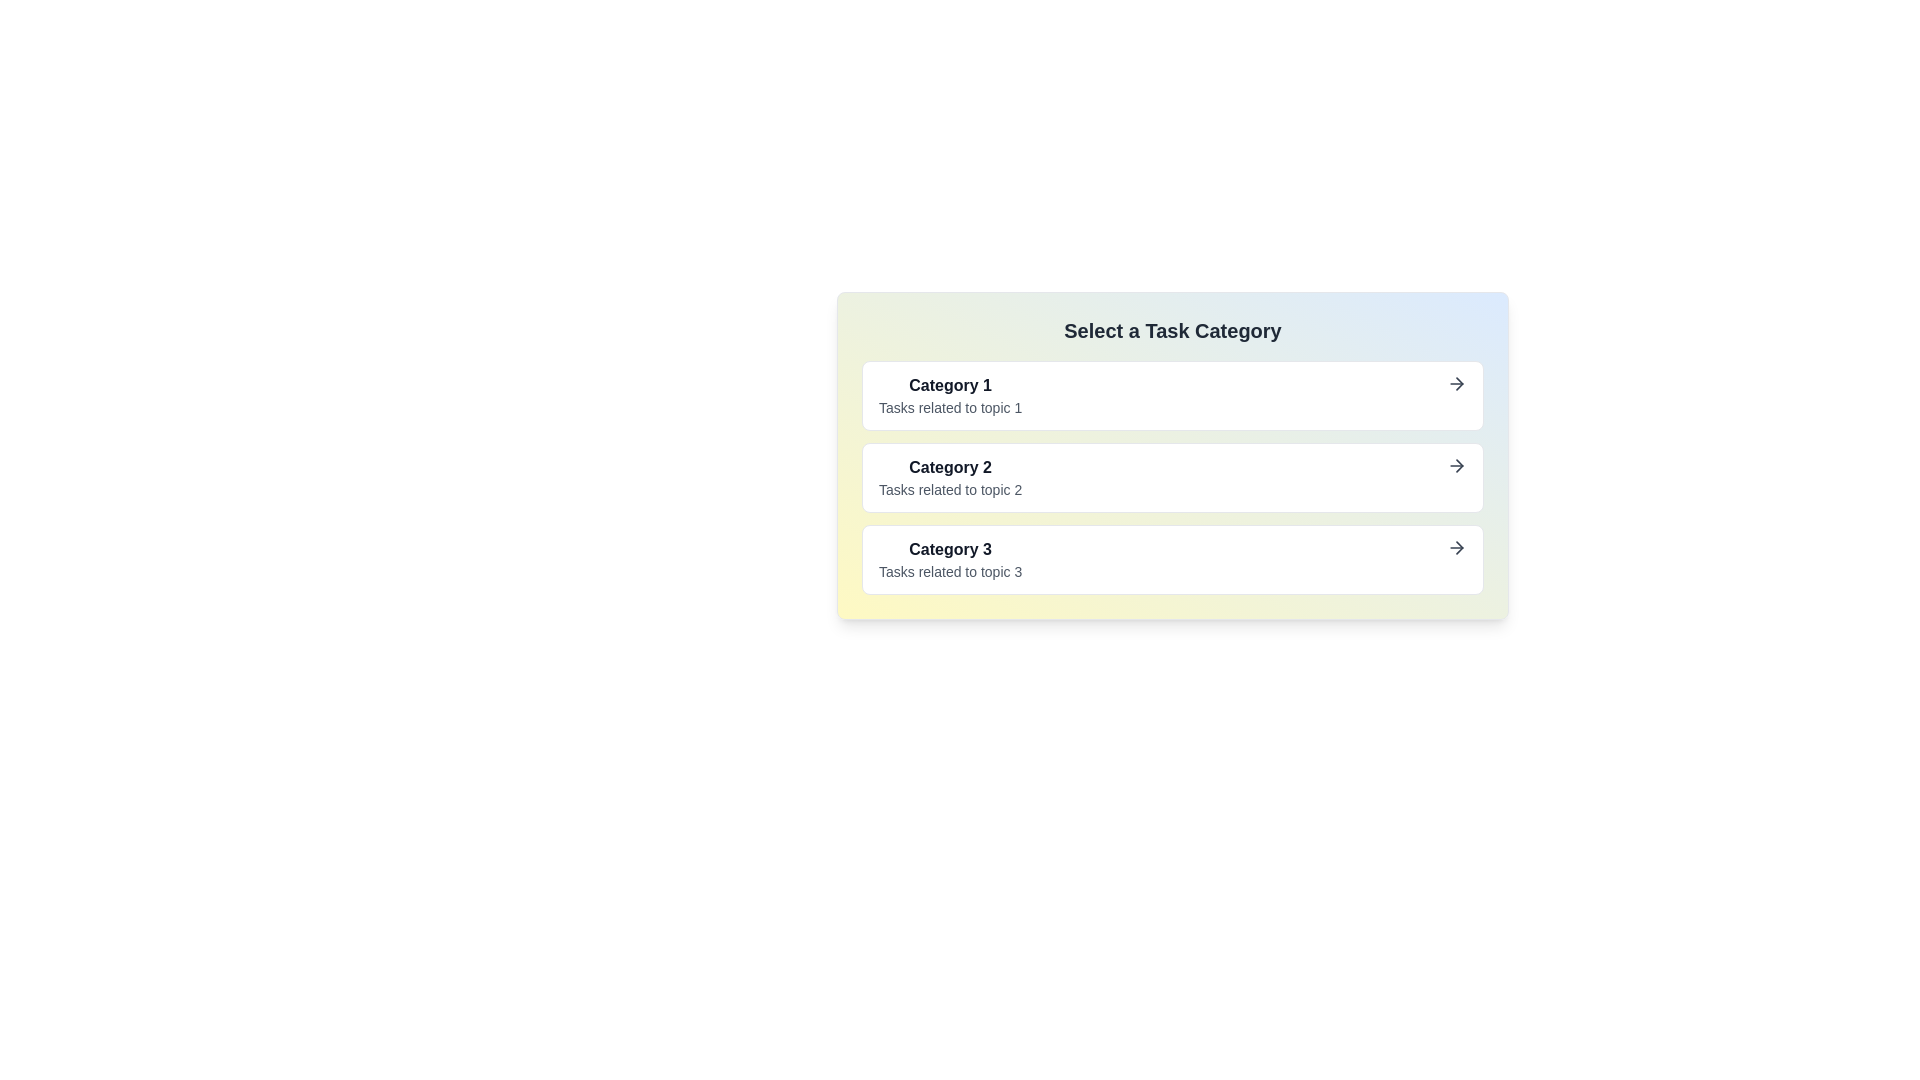 The height and width of the screenshot is (1080, 1920). Describe the element at coordinates (949, 571) in the screenshot. I see `the informational text label located under the 'Category 3' title on the task categories menu` at that location.